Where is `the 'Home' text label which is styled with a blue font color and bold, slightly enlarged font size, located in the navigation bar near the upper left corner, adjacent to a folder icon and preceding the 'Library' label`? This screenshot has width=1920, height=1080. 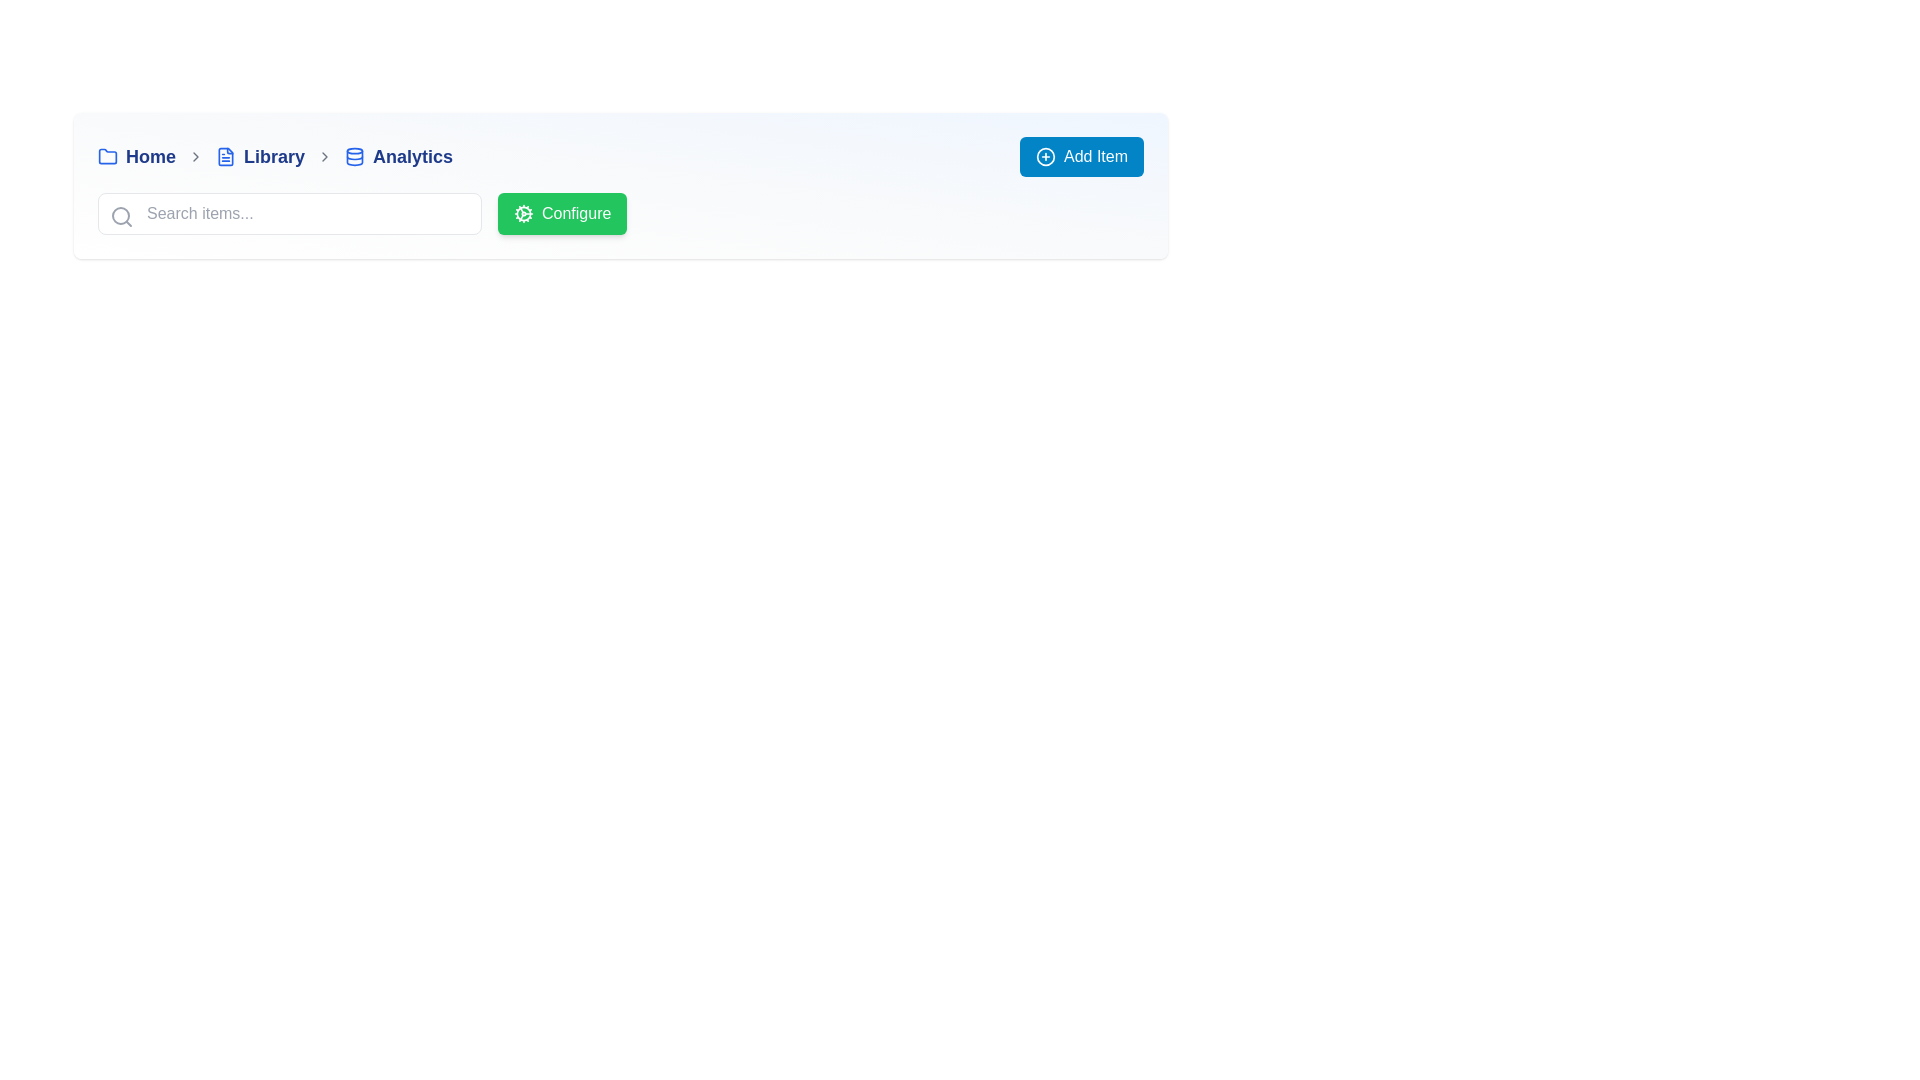
the 'Home' text label which is styled with a blue font color and bold, slightly enlarged font size, located in the navigation bar near the upper left corner, adjacent to a folder icon and preceding the 'Library' label is located at coordinates (150, 156).